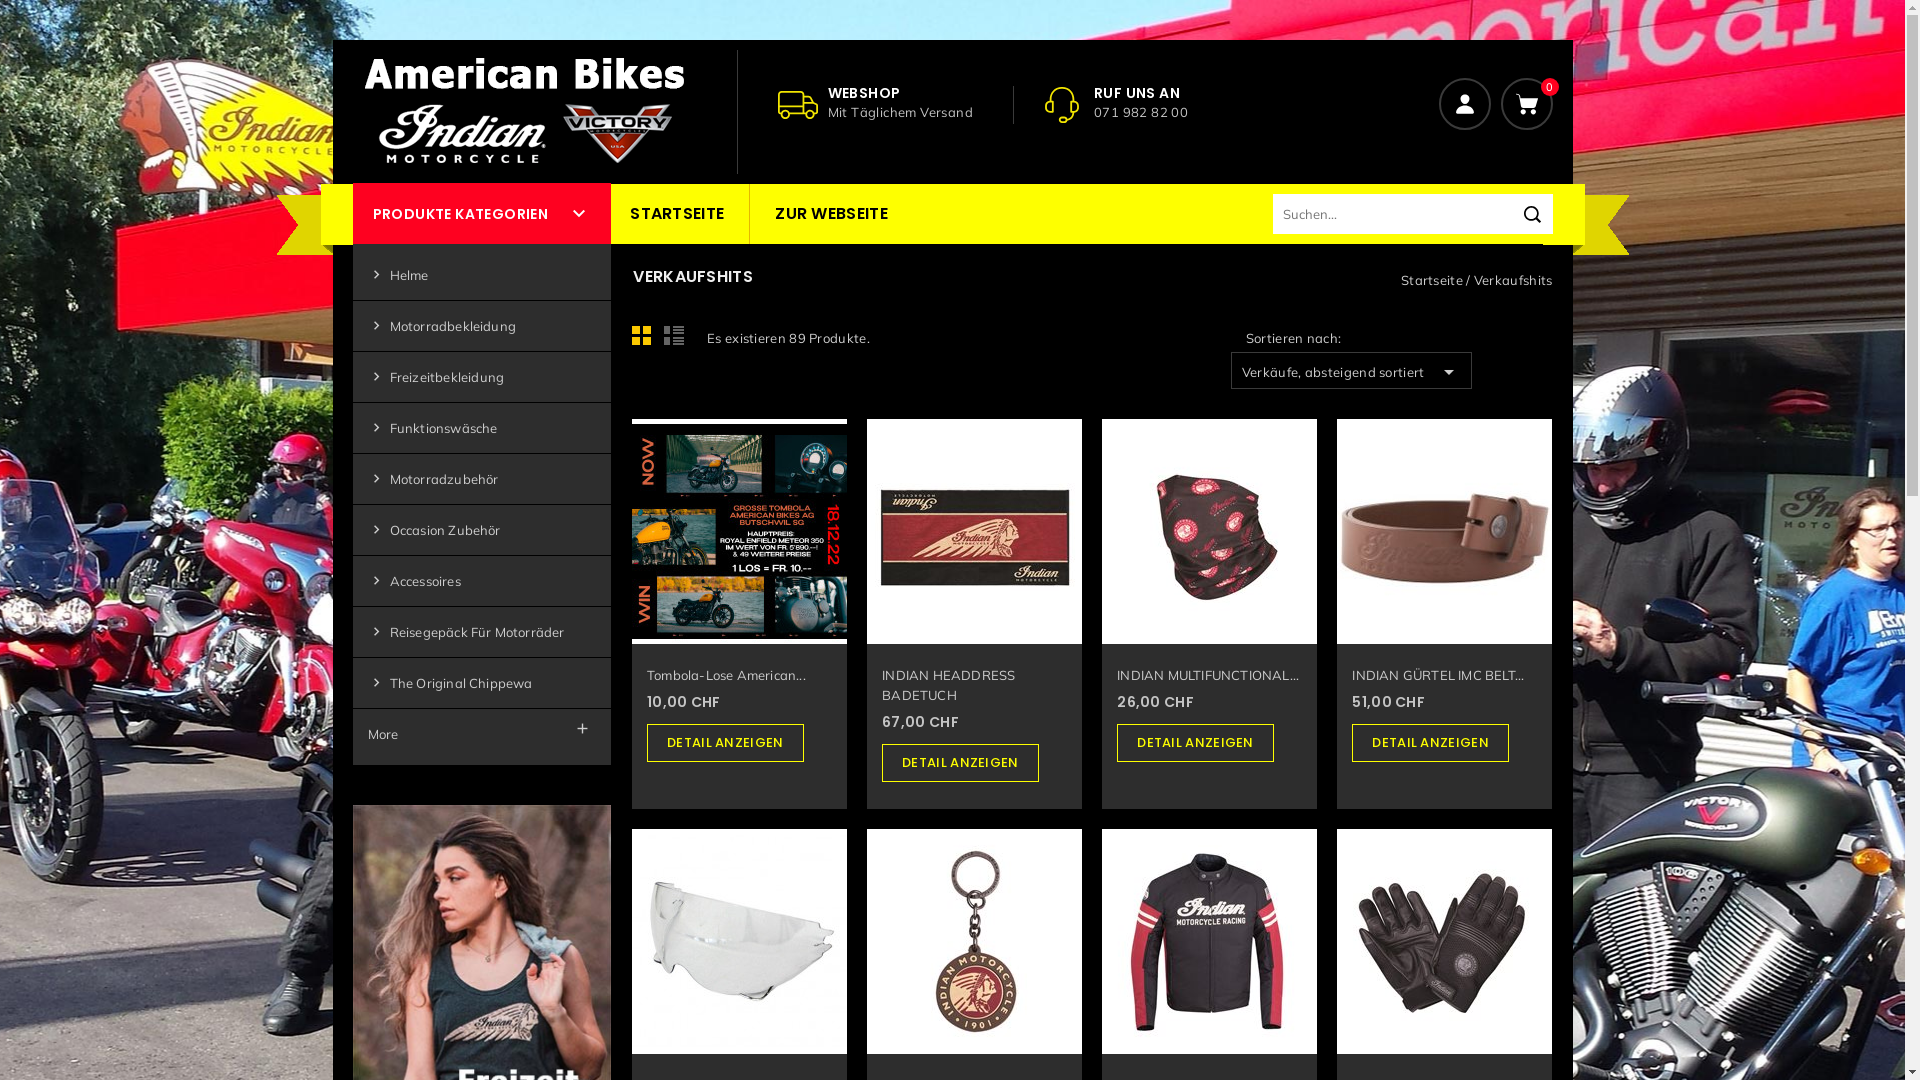 The width and height of the screenshot is (1920, 1080). What do you see at coordinates (1432, 280) in the screenshot?
I see `'Startseite'` at bounding box center [1432, 280].